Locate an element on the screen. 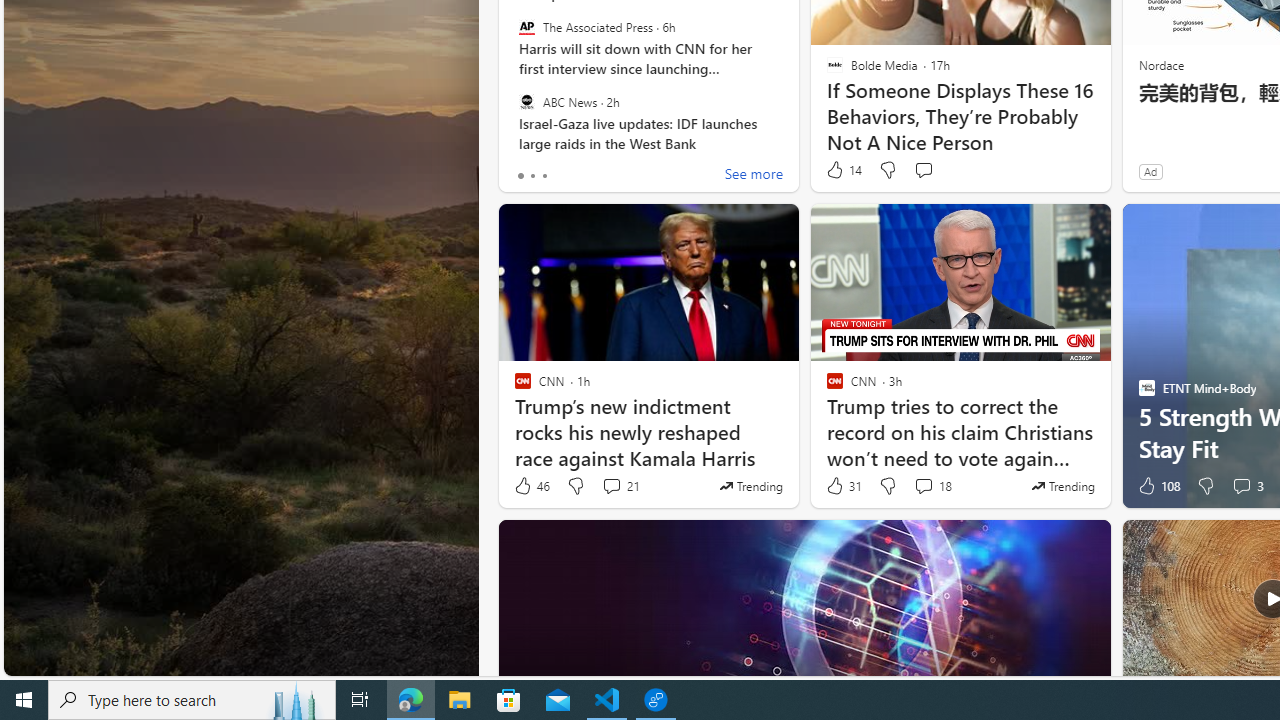 This screenshot has height=720, width=1280. 'tab-1' is located at coordinates (532, 175).